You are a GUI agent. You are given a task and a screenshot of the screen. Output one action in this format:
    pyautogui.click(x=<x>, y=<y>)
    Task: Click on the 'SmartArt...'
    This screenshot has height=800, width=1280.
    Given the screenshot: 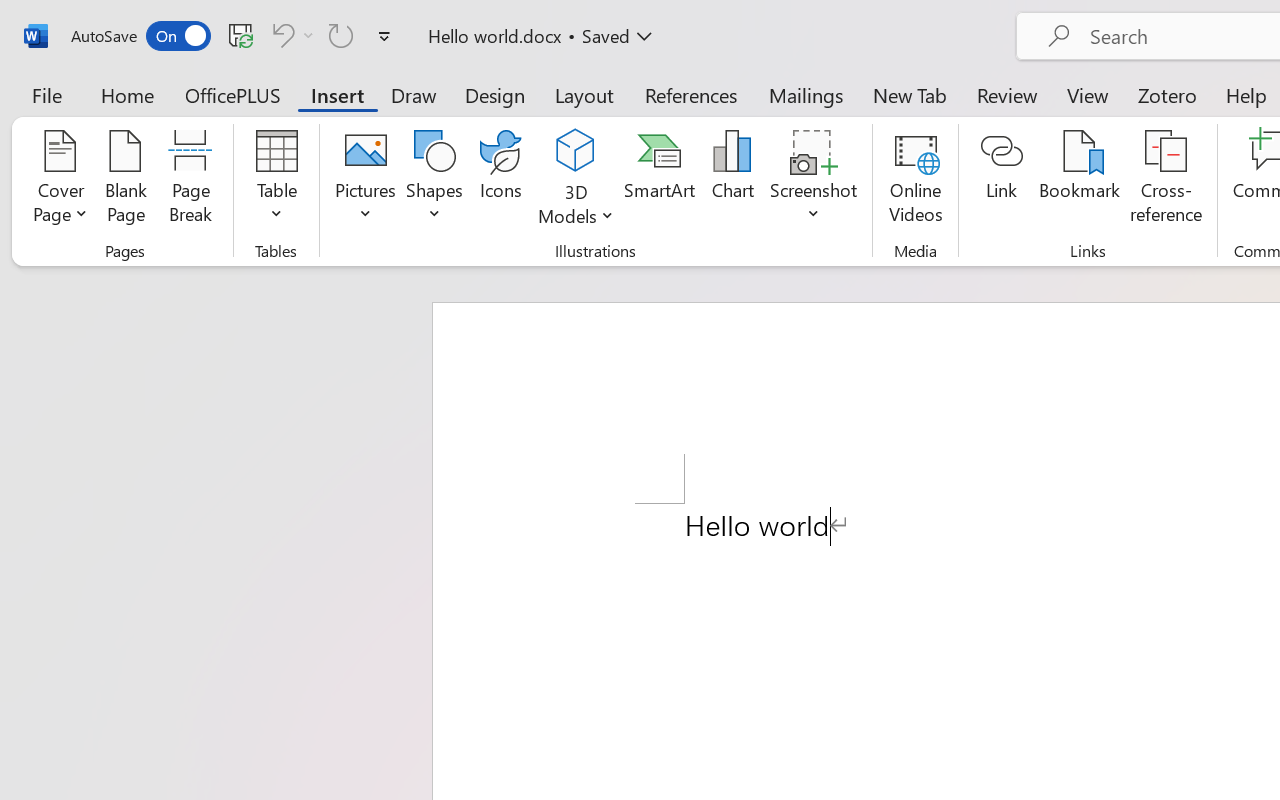 What is the action you would take?
    pyautogui.click(x=659, y=179)
    